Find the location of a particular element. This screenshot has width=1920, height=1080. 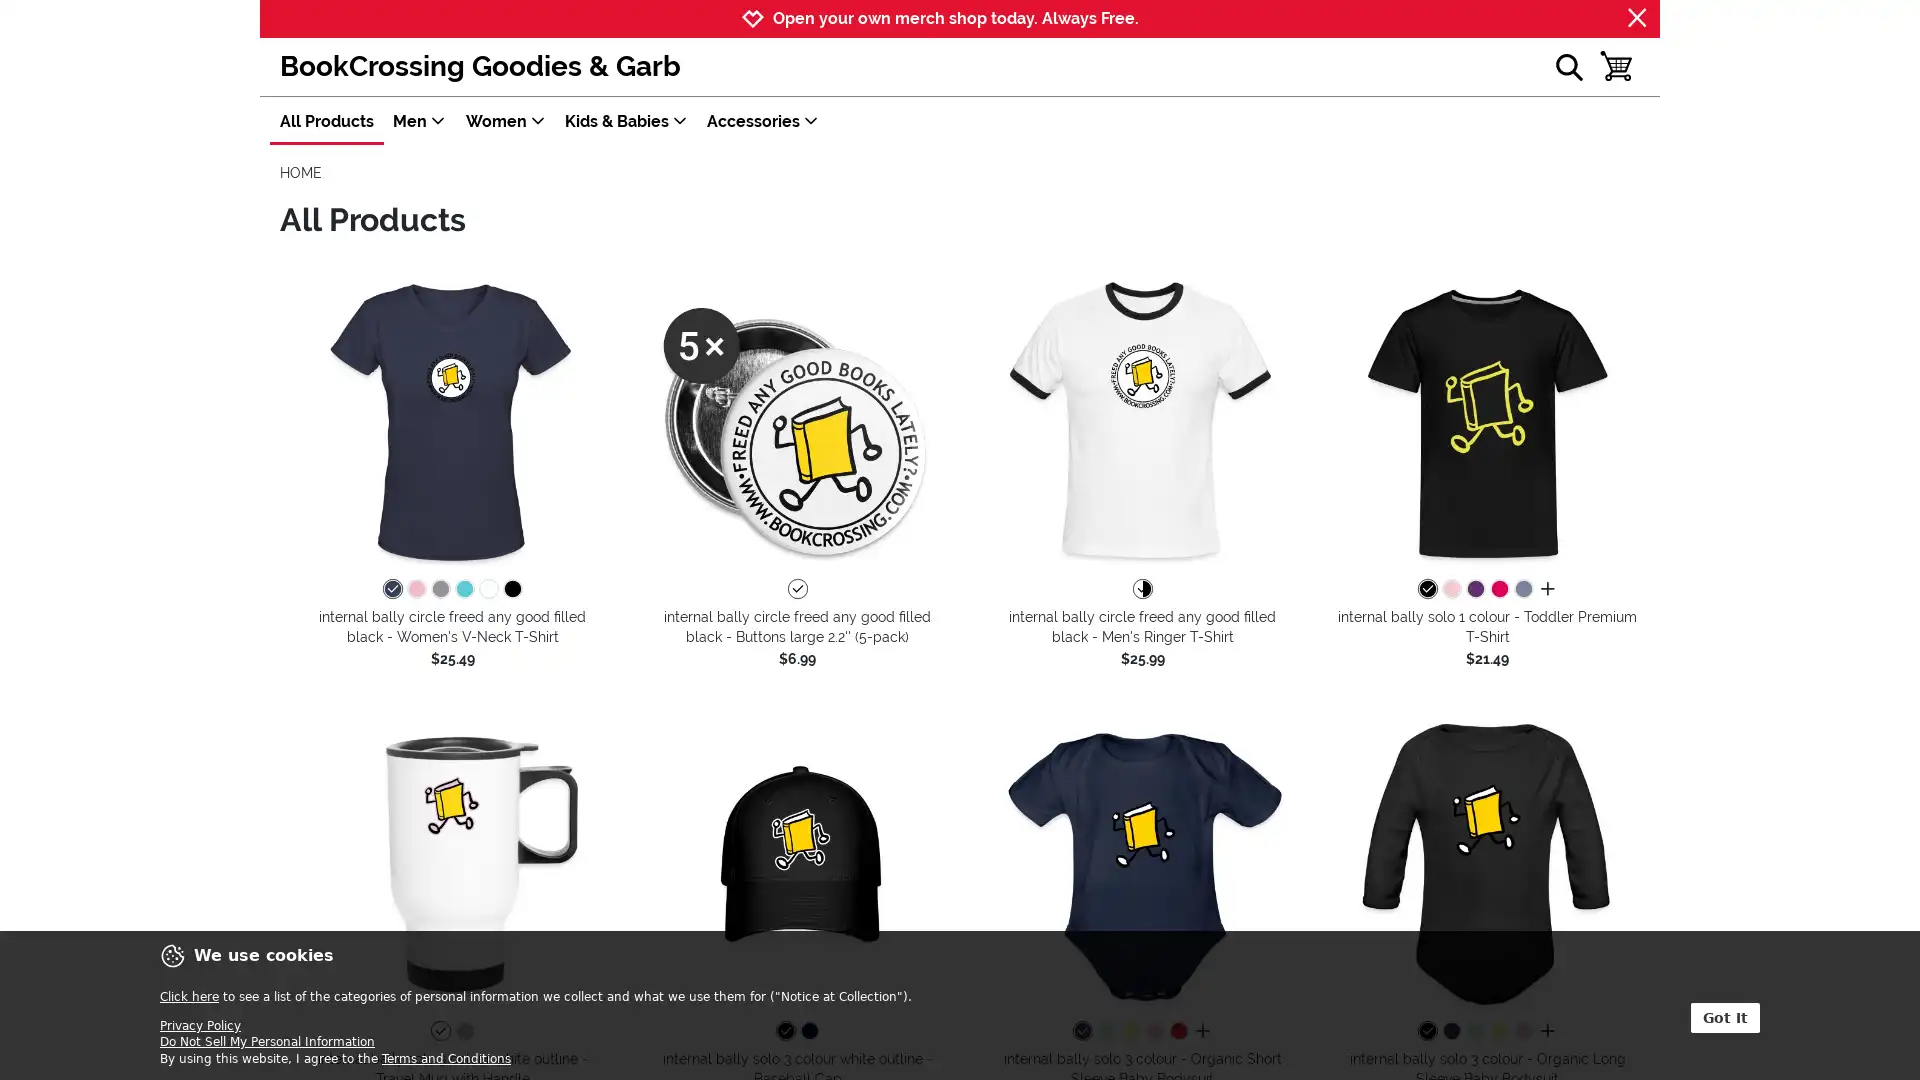

black is located at coordinates (784, 1032).